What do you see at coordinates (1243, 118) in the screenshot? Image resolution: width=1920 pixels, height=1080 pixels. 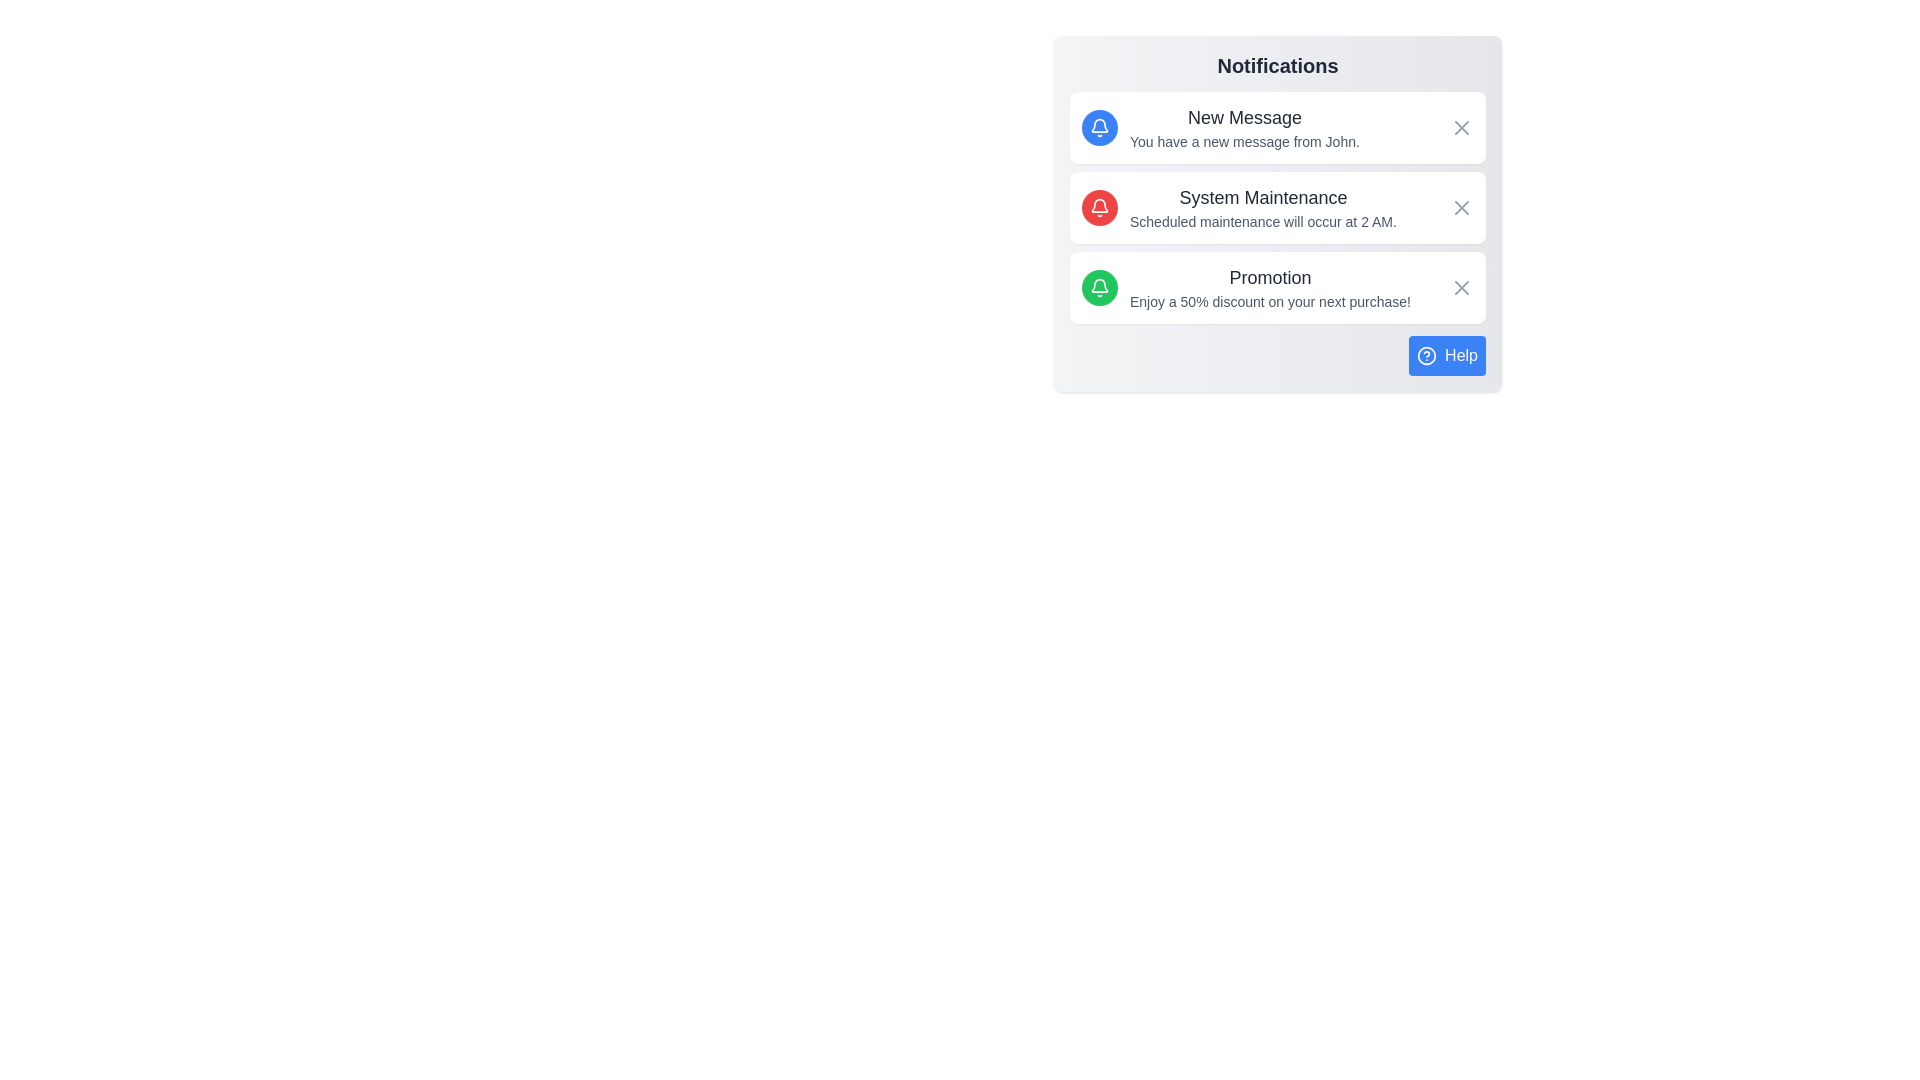 I see `the 'New Message' static text label, which is displayed in bold with a medium font weight and dark gray color, located at the top of the notification box` at bounding box center [1243, 118].